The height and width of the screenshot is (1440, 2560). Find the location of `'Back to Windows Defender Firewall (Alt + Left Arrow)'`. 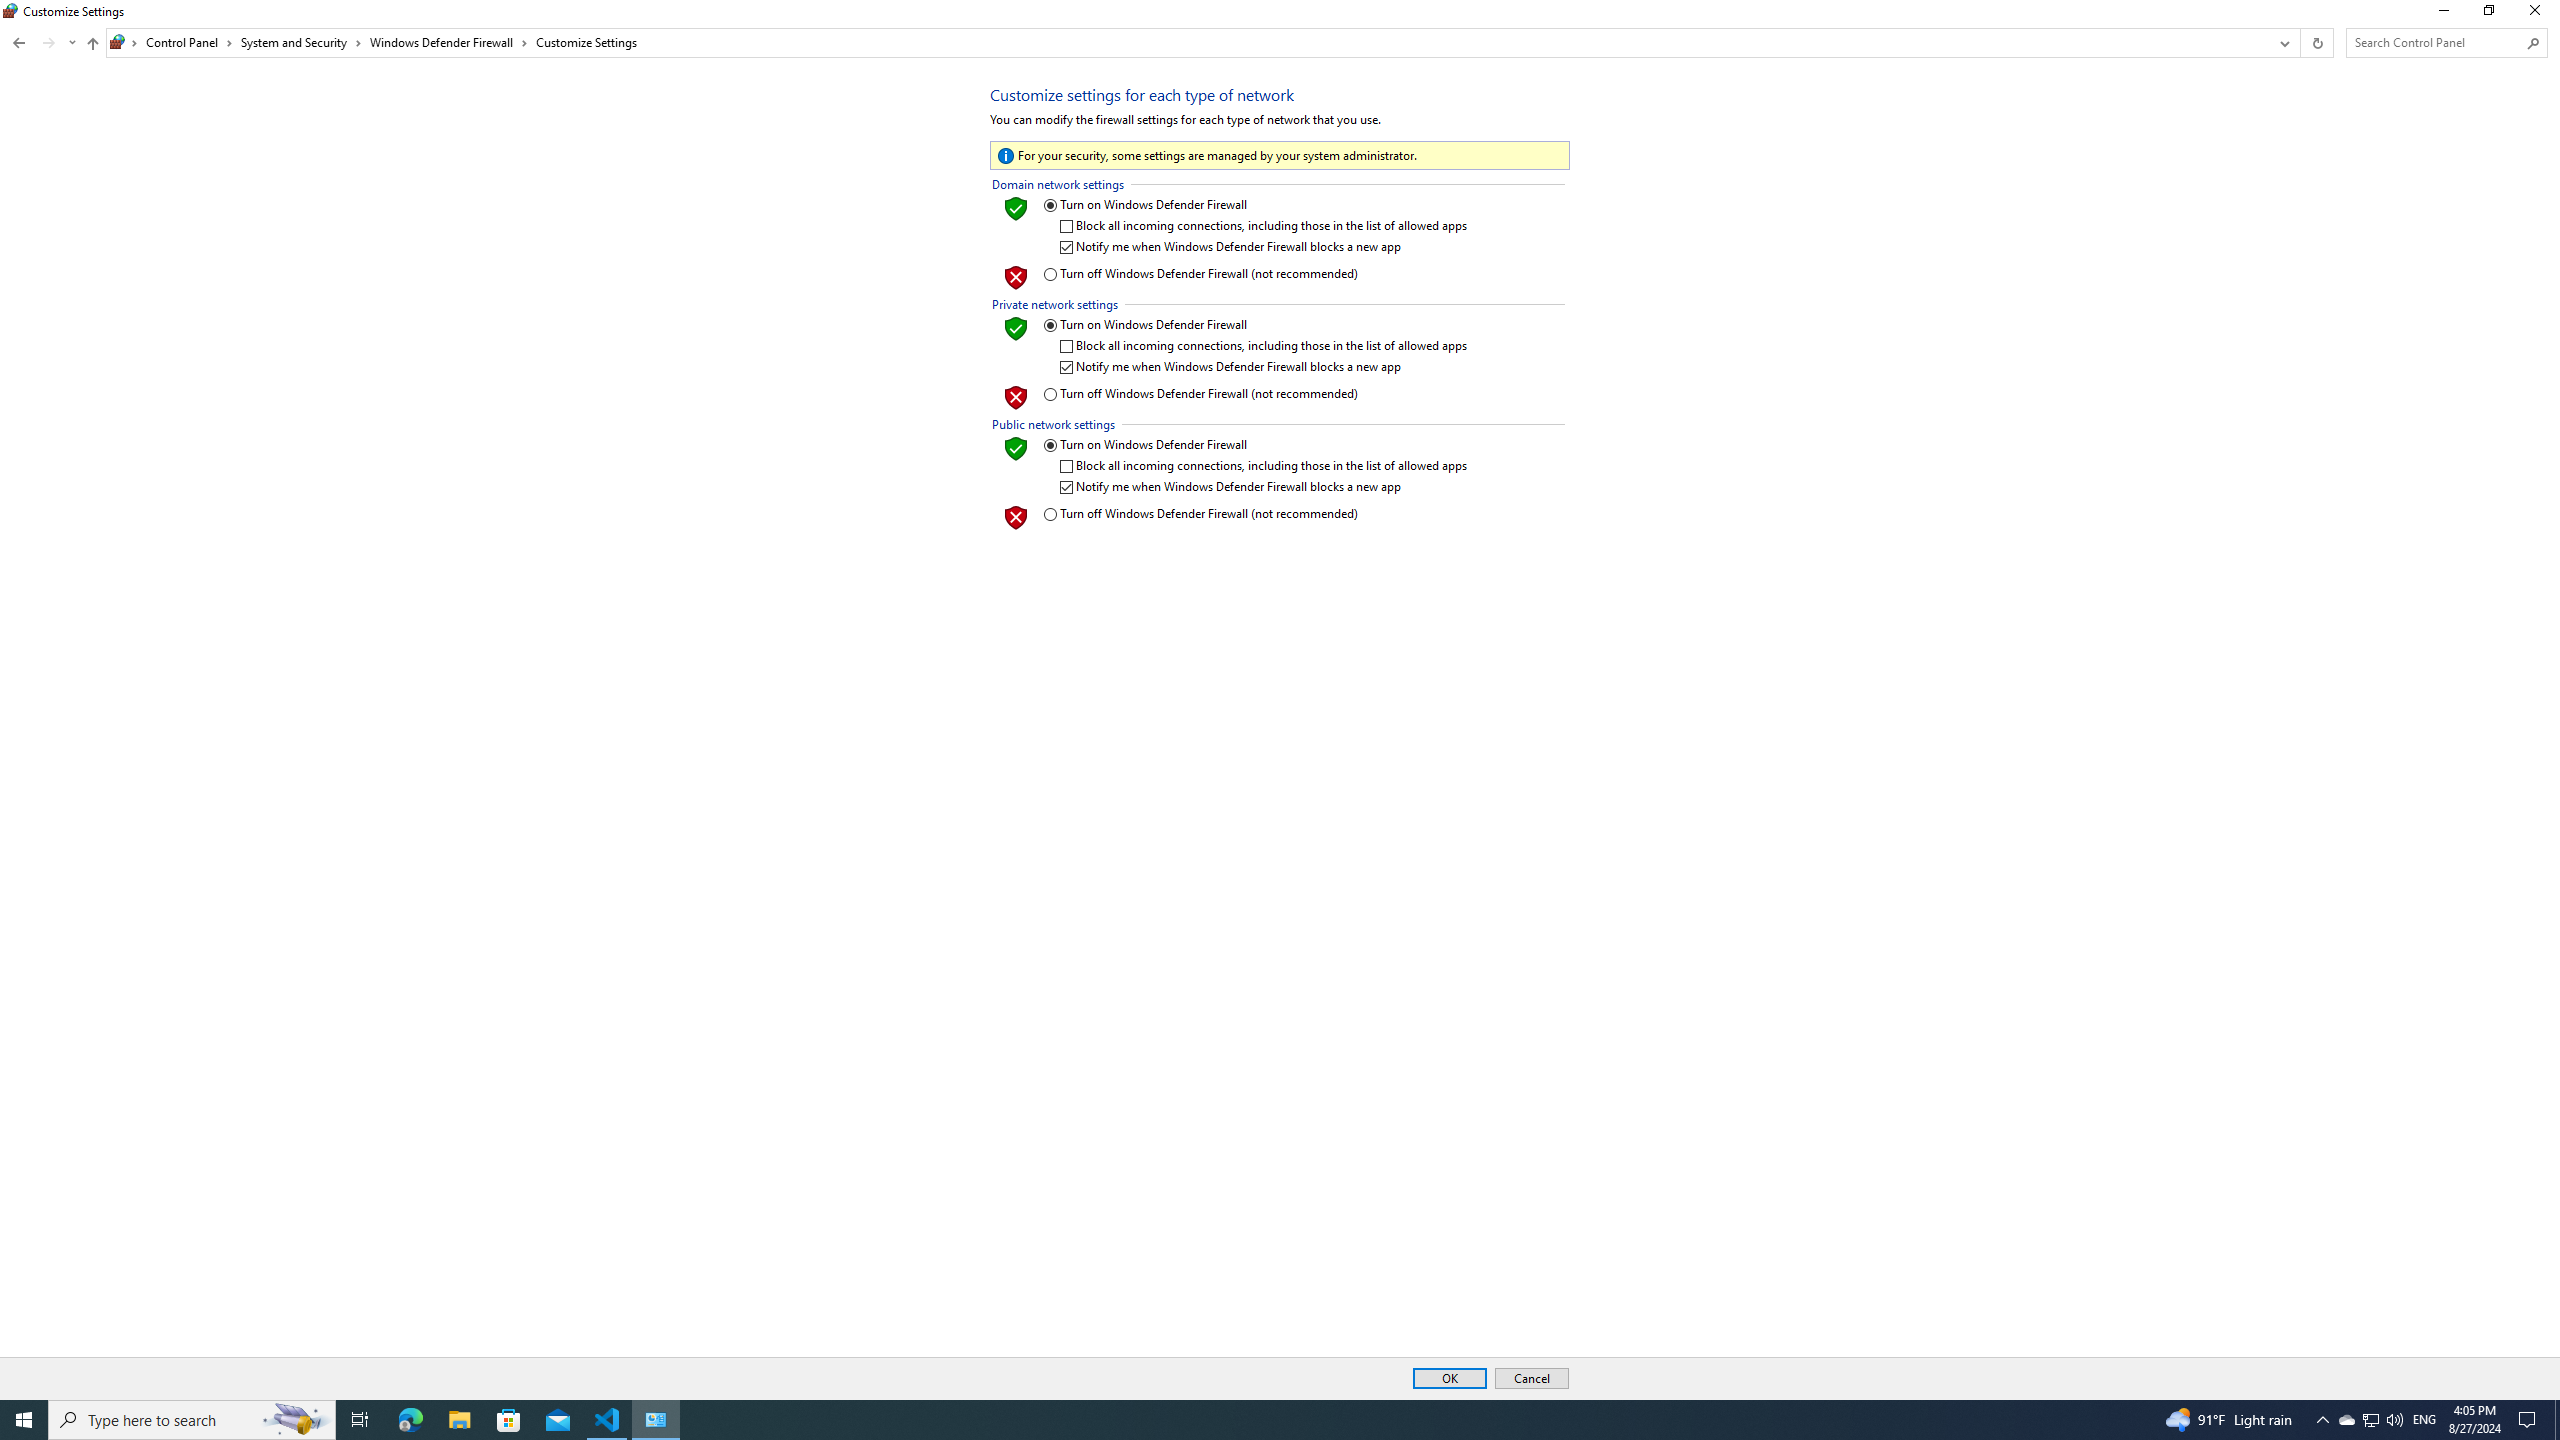

'Back to Windows Defender Firewall (Alt + Left Arrow)' is located at coordinates (19, 42).